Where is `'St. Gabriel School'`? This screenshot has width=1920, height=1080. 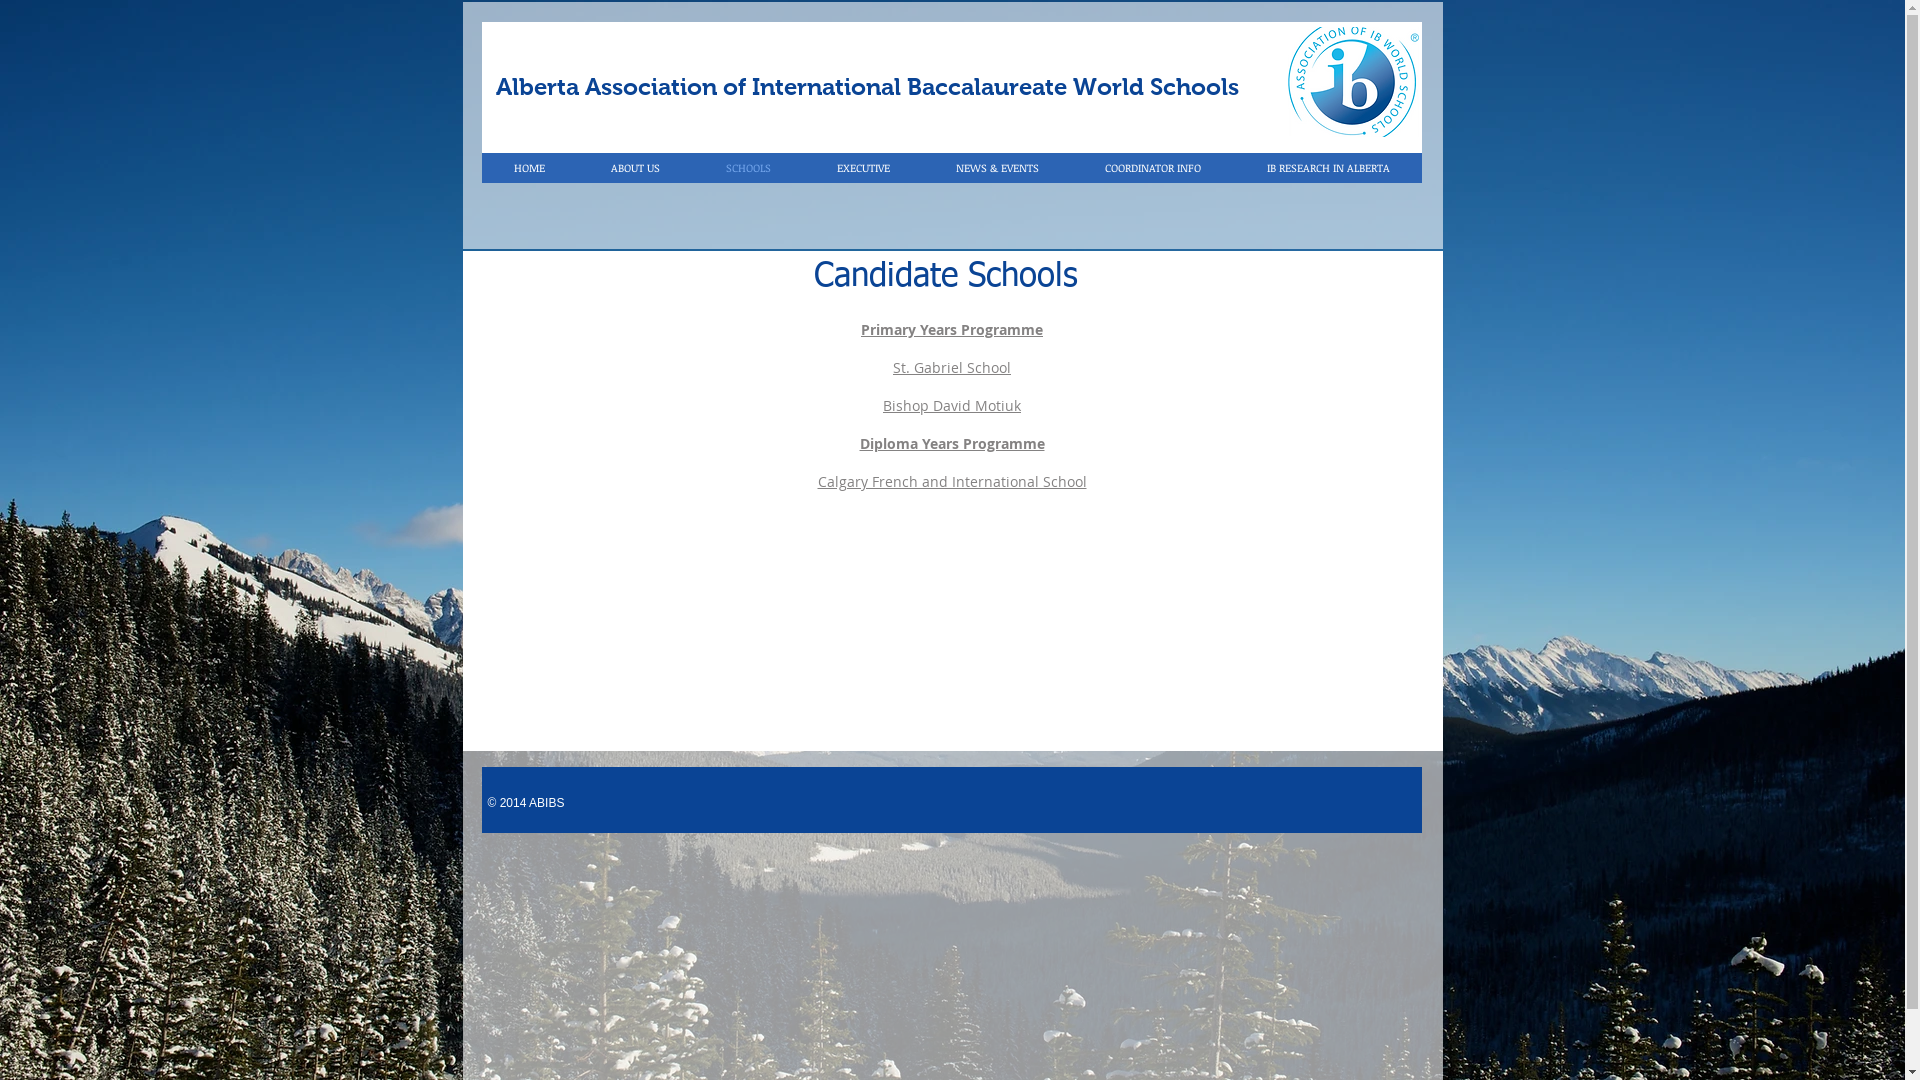 'St. Gabriel School' is located at coordinates (950, 367).